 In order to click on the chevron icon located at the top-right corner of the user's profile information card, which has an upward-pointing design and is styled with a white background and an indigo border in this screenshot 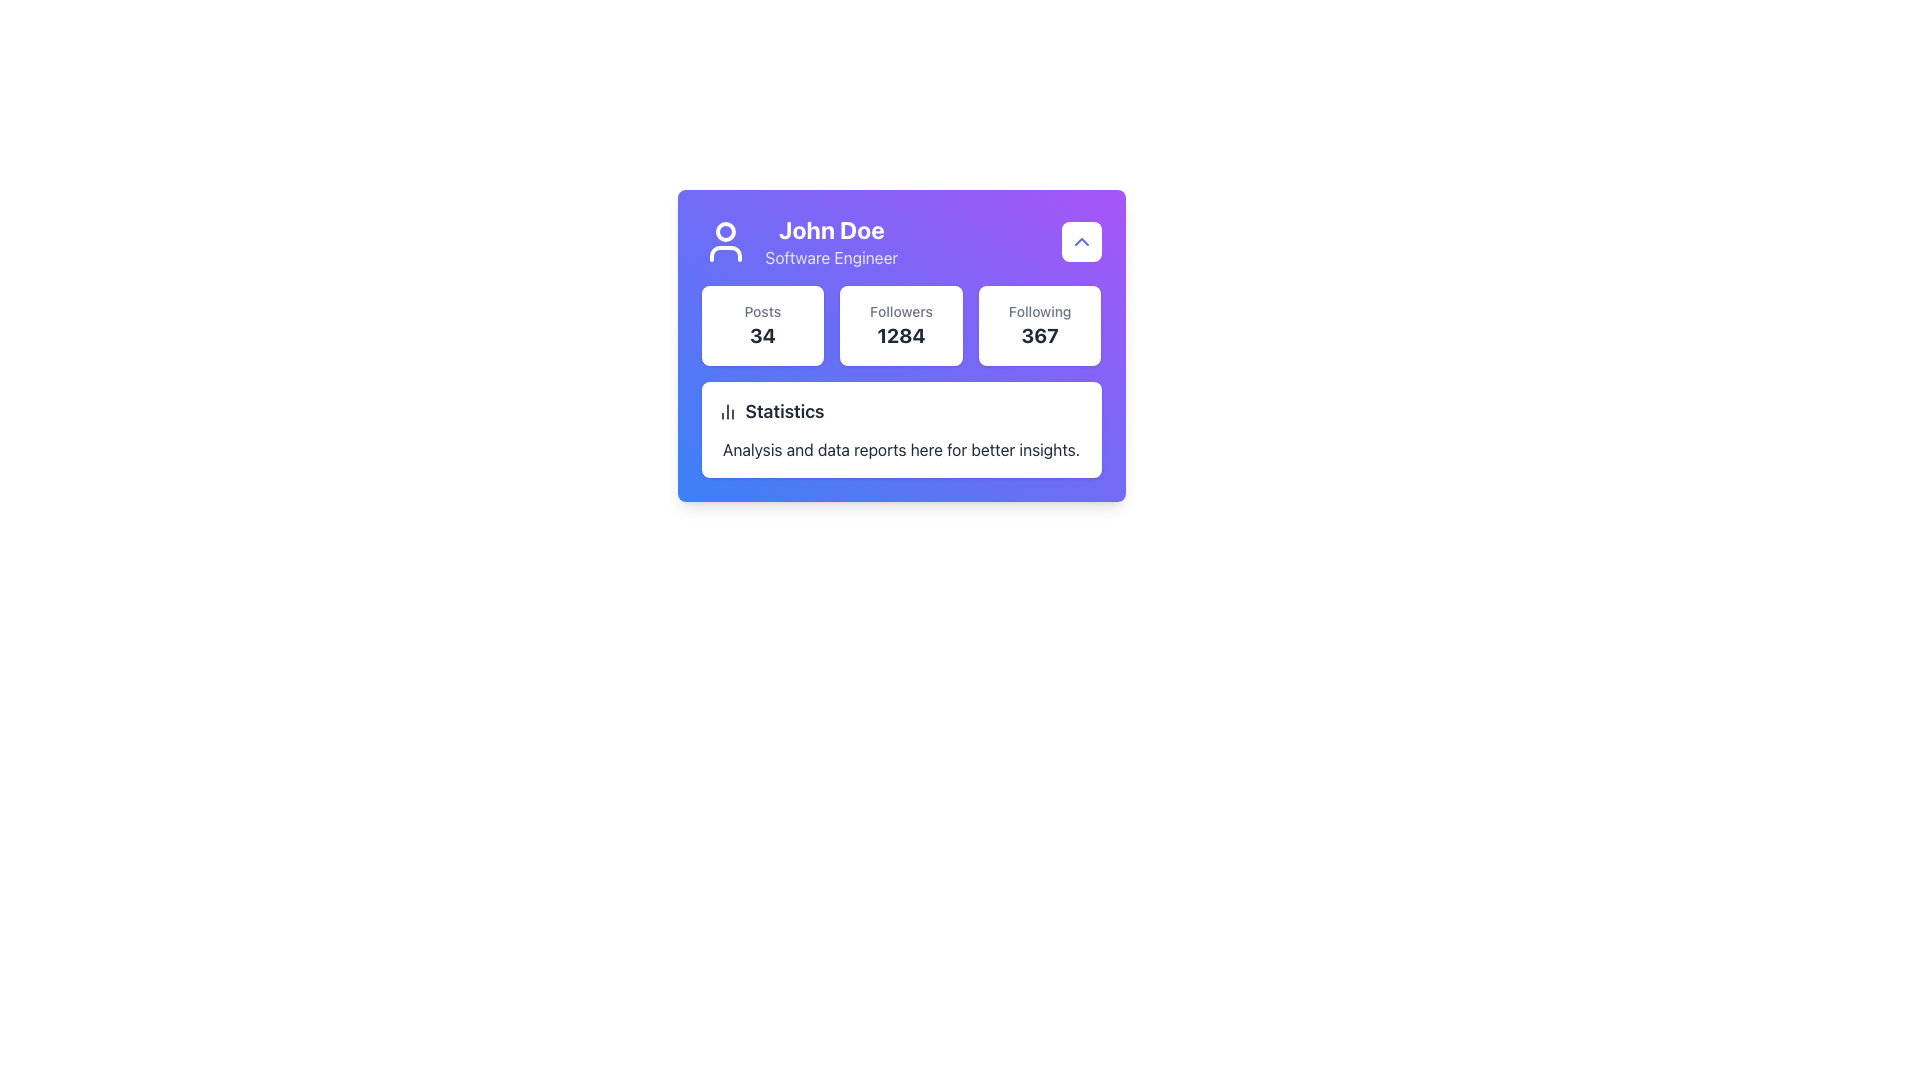, I will do `click(1080, 241)`.